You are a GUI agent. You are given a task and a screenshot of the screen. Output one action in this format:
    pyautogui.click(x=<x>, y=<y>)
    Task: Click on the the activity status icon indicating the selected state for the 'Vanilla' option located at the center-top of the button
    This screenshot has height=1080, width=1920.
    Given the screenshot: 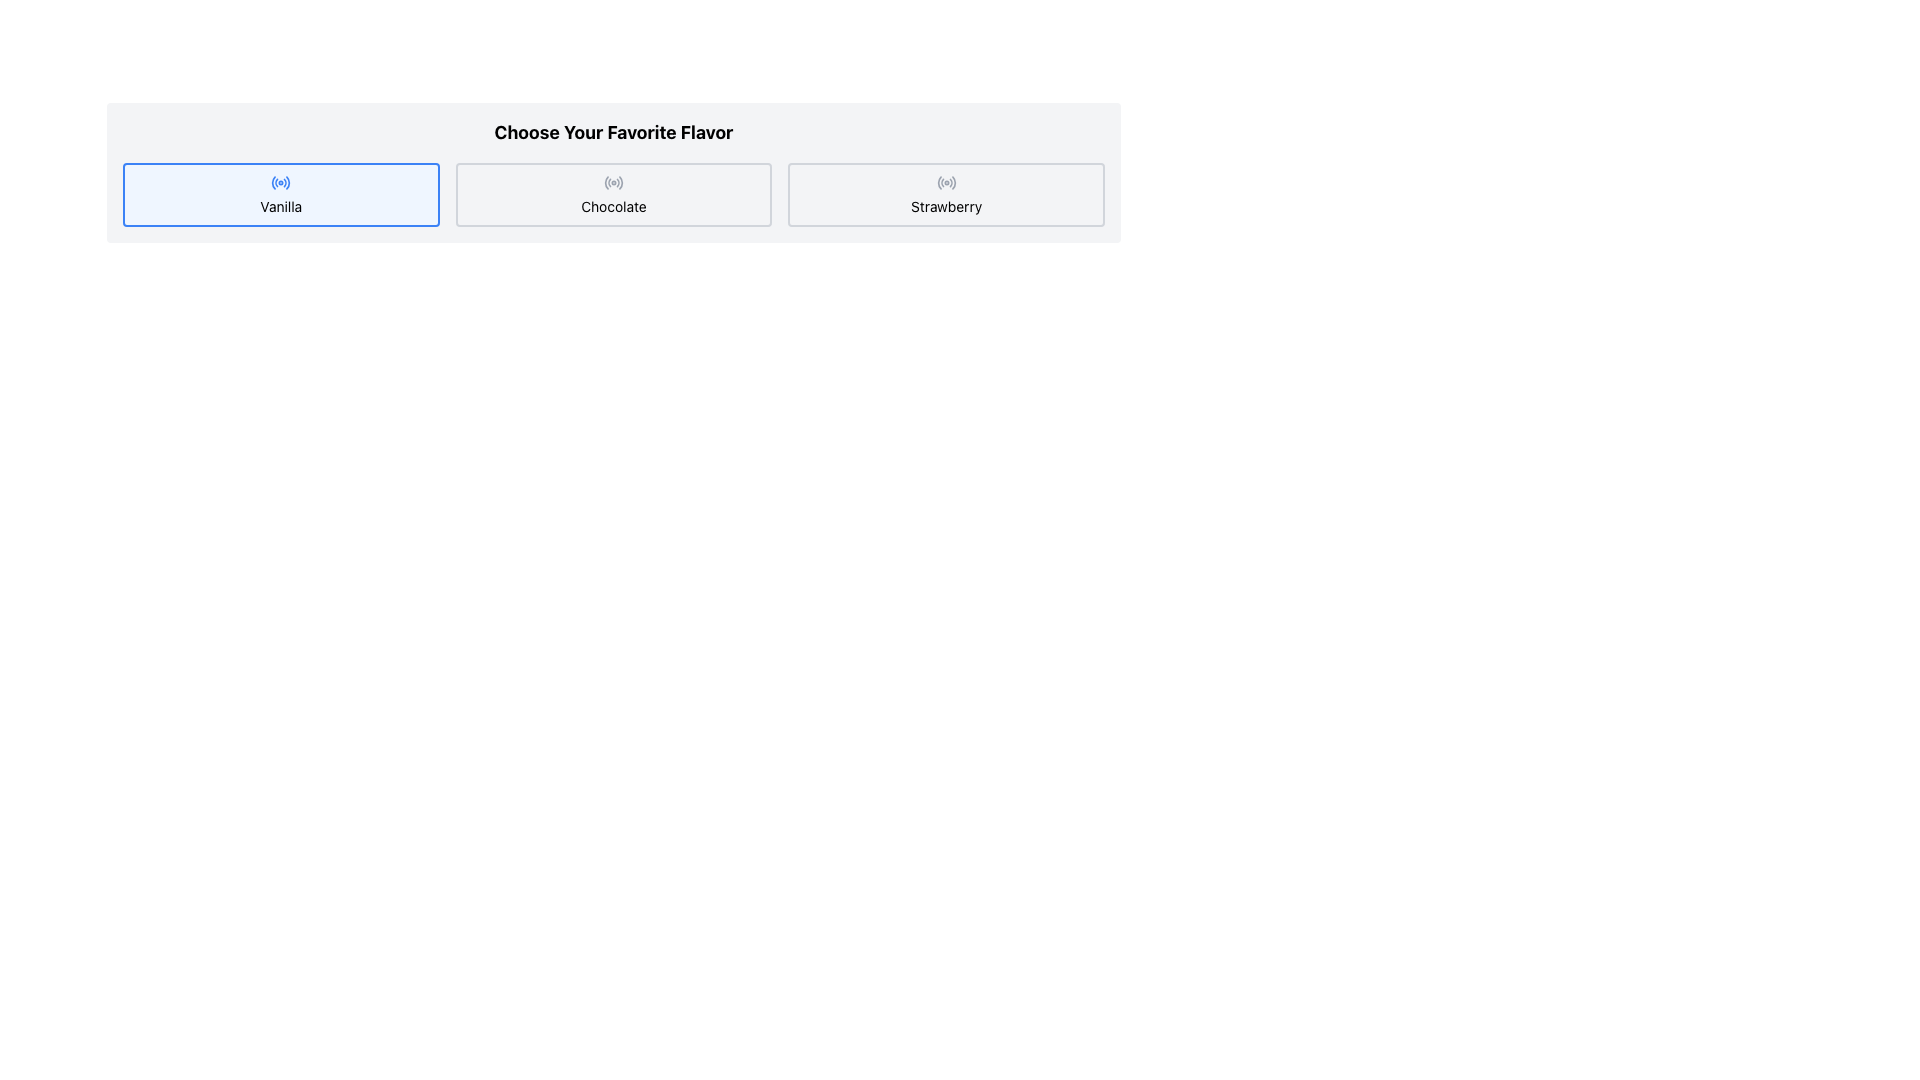 What is the action you would take?
    pyautogui.click(x=280, y=182)
    